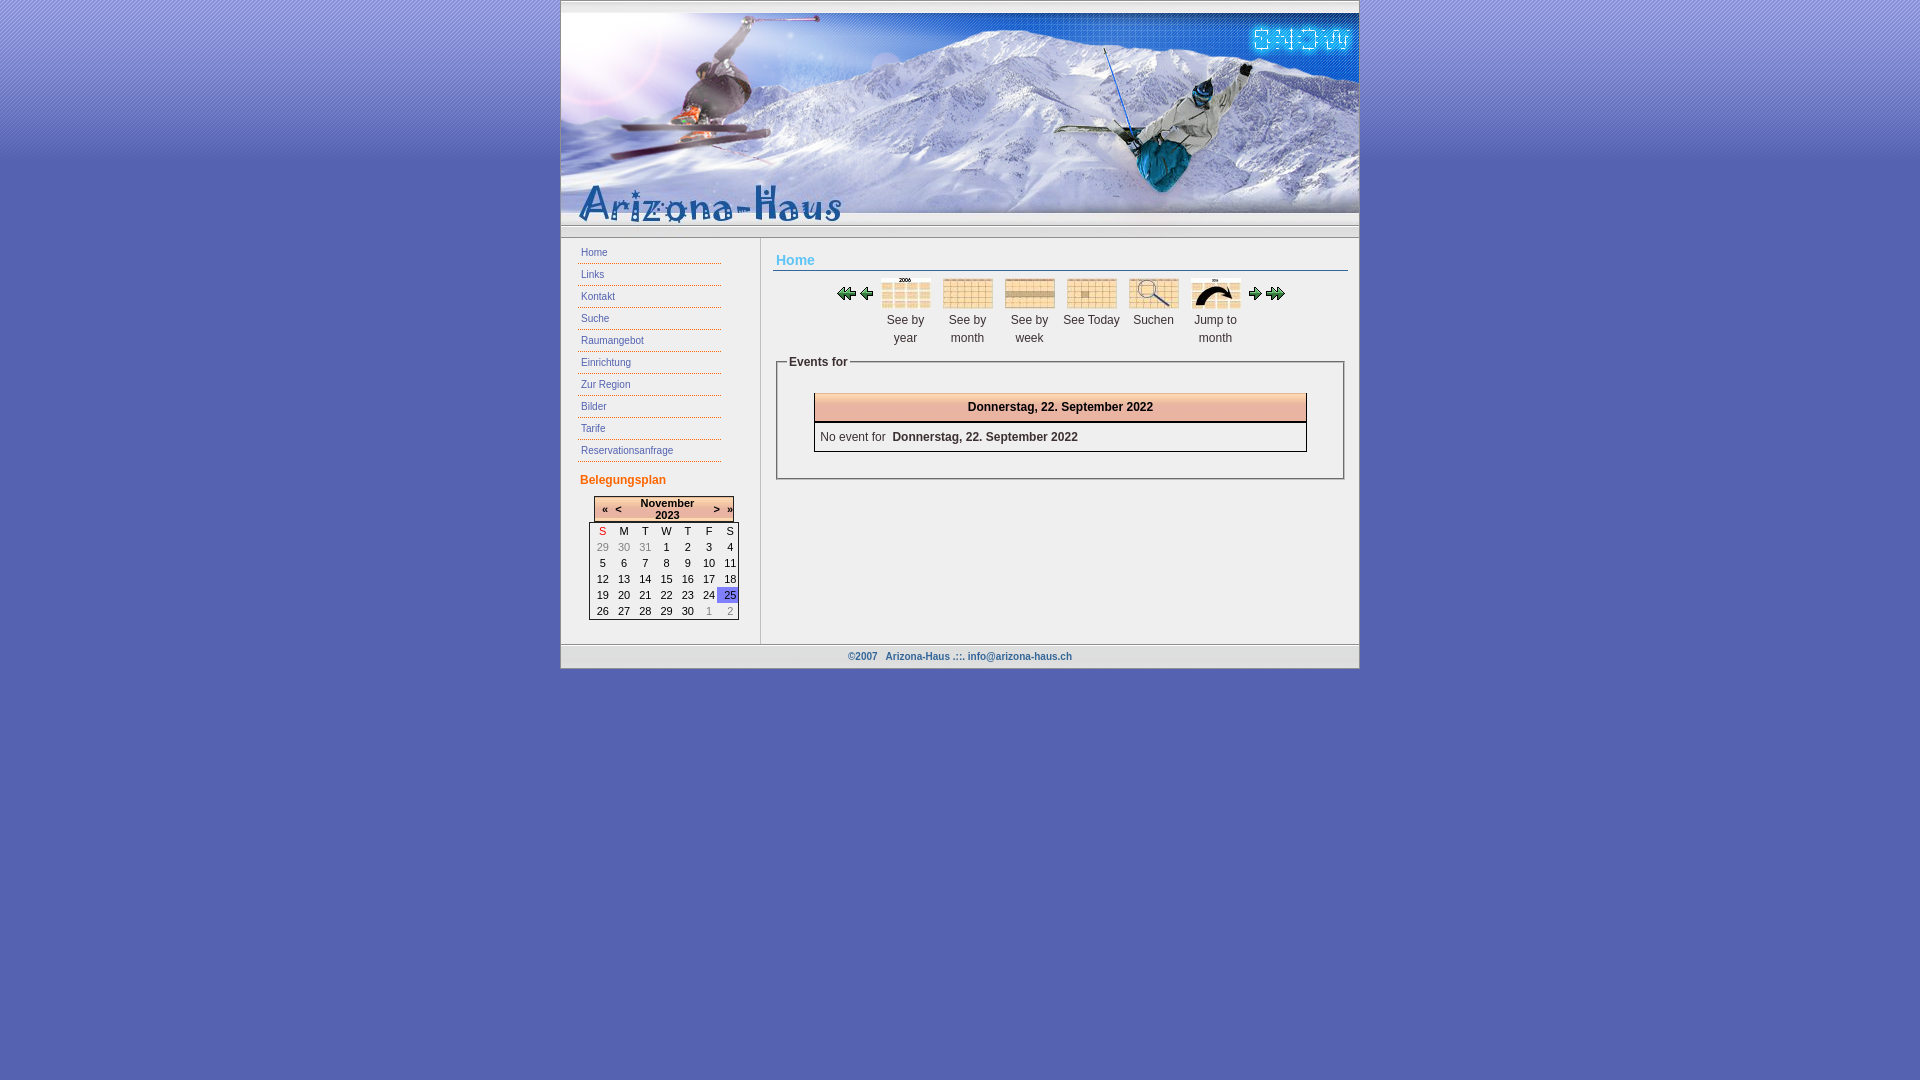  I want to click on '>', so click(713, 508).